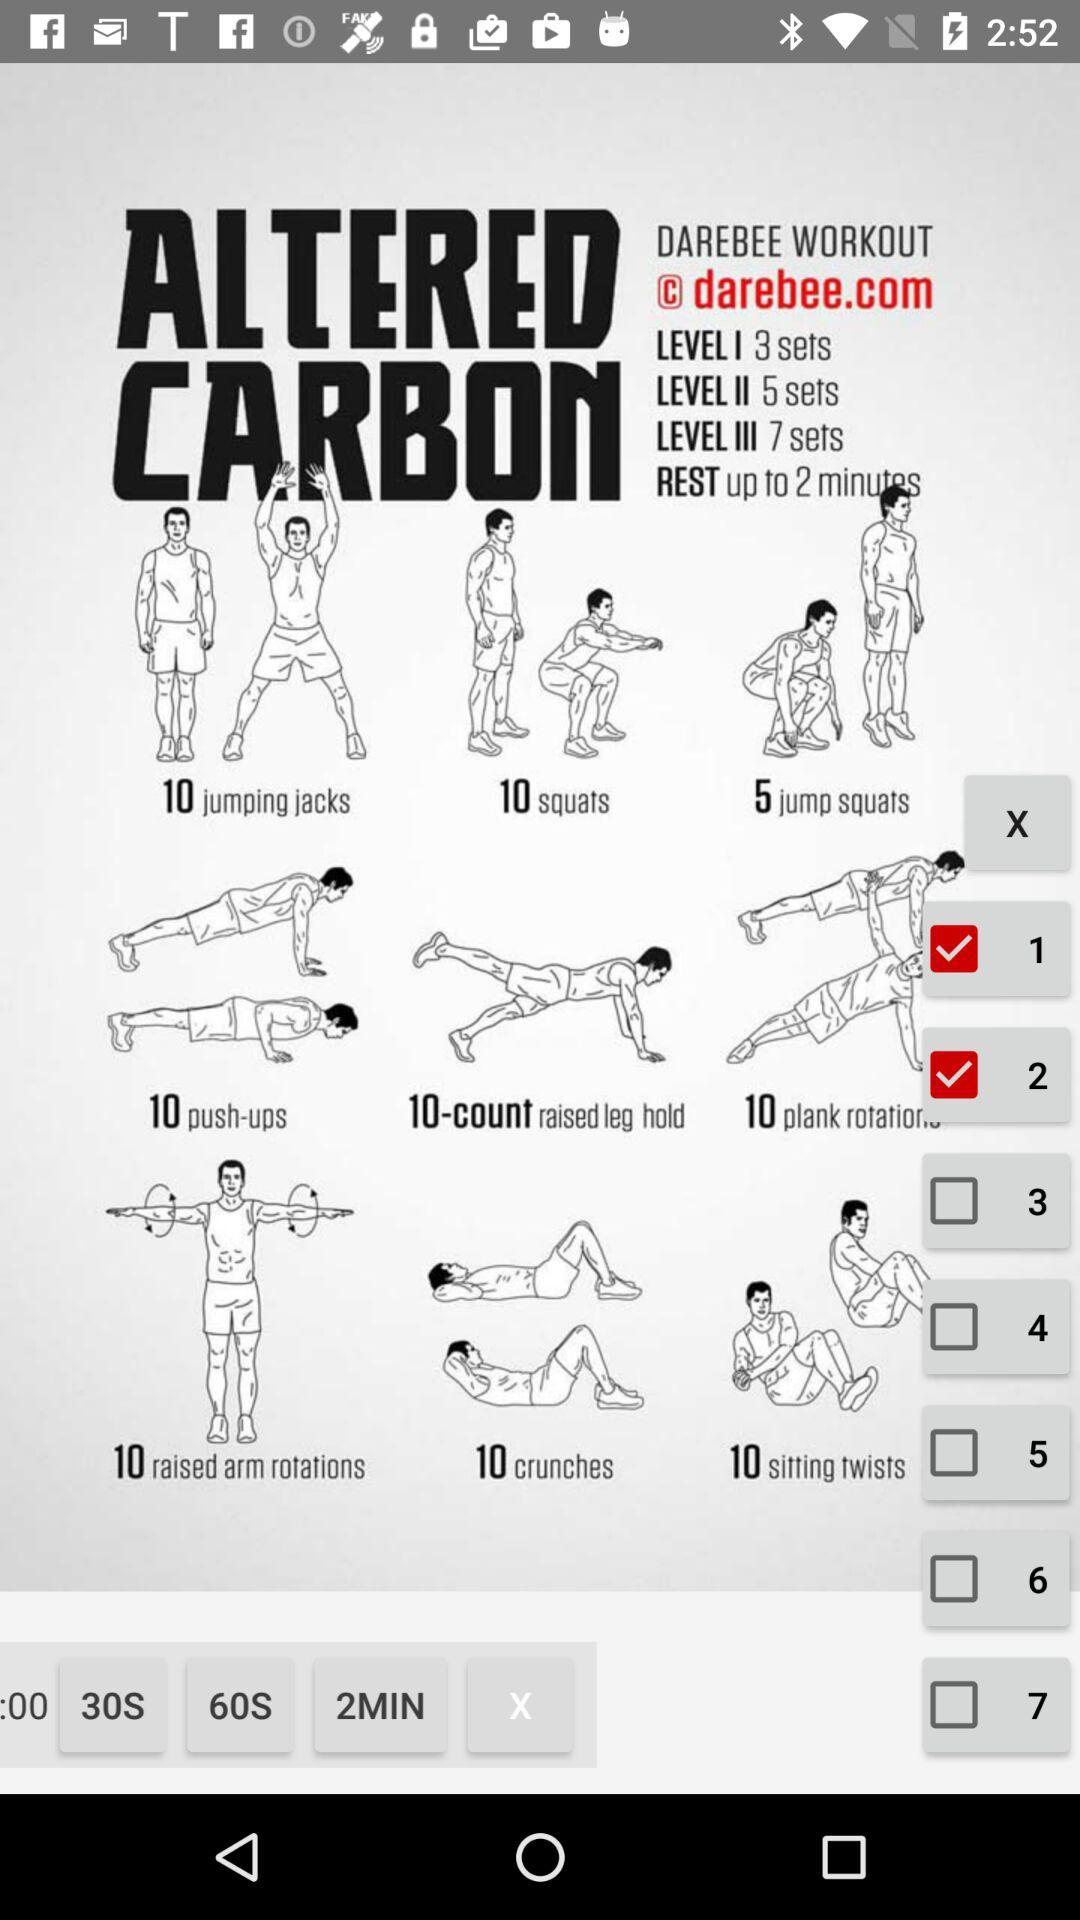  I want to click on the check box below text x, so click(995, 948).